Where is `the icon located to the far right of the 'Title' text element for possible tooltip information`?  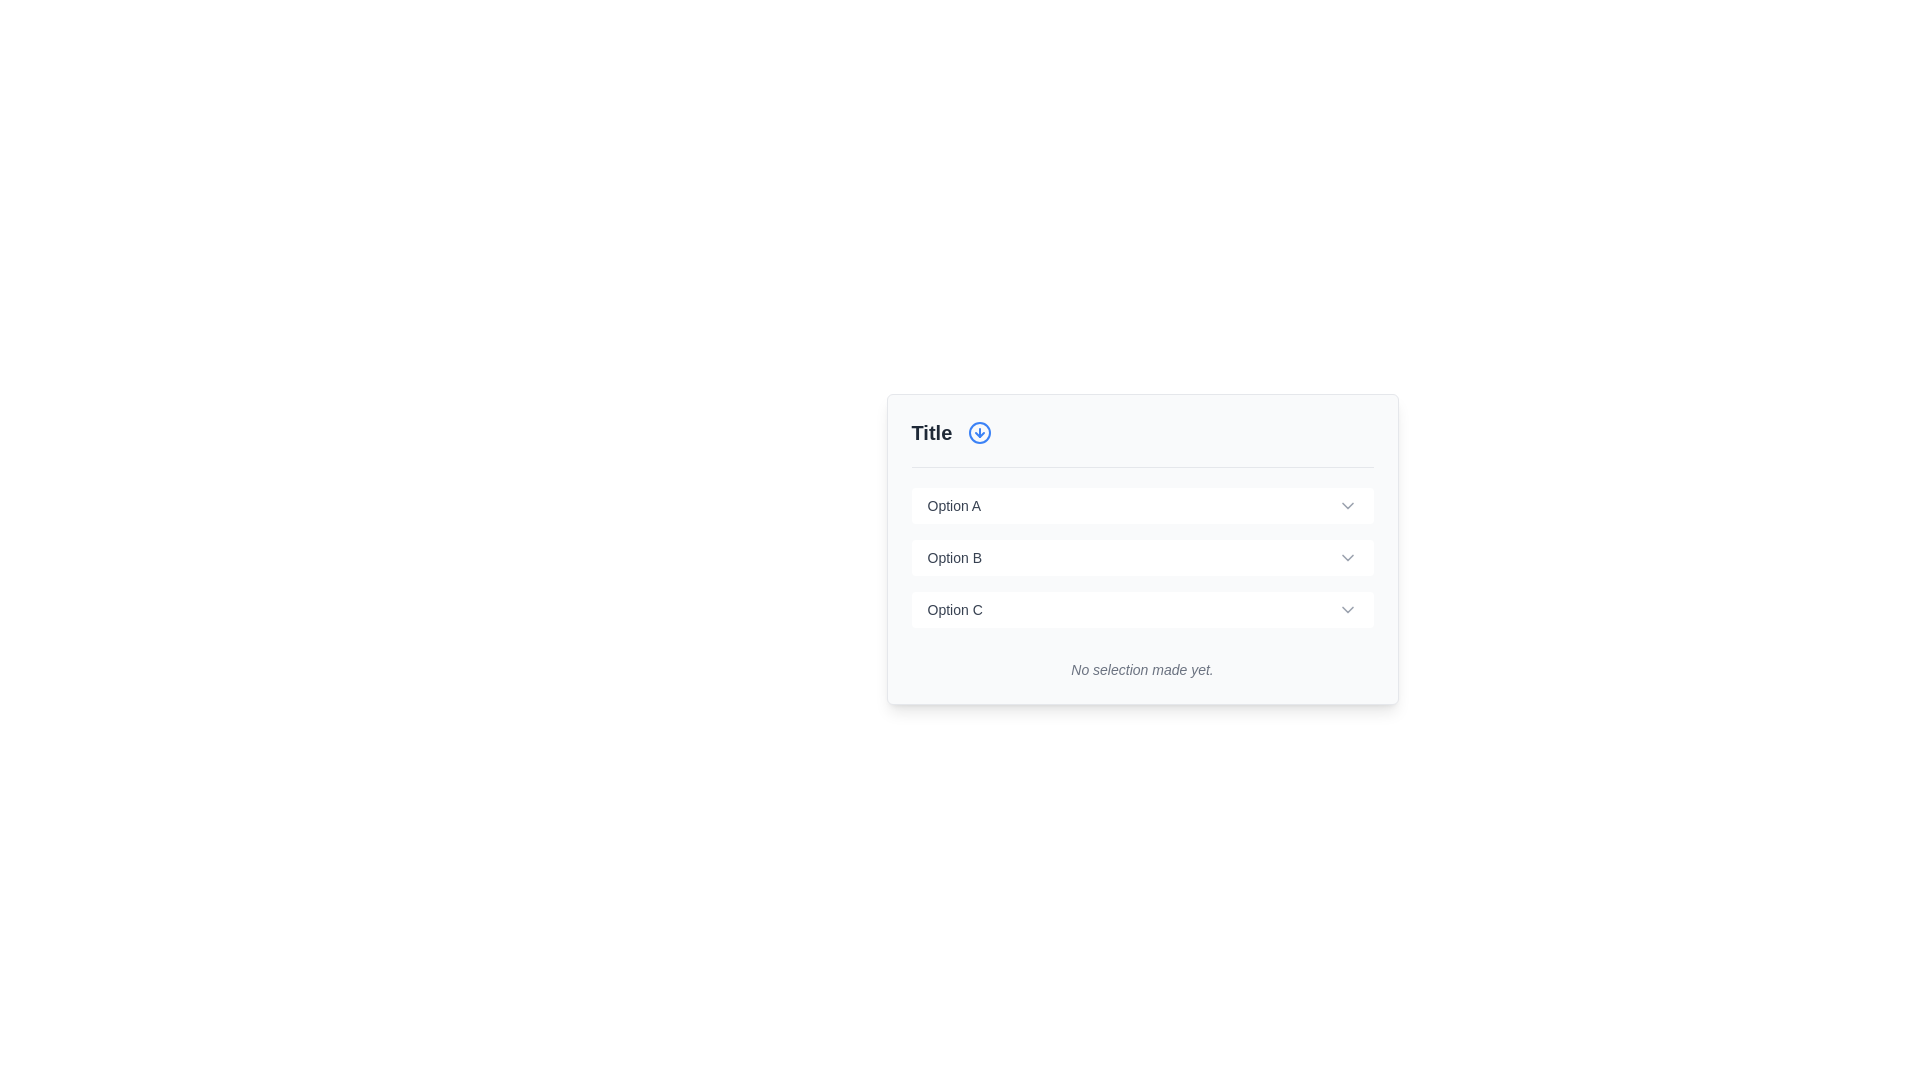 the icon located to the far right of the 'Title' text element for possible tooltip information is located at coordinates (980, 431).